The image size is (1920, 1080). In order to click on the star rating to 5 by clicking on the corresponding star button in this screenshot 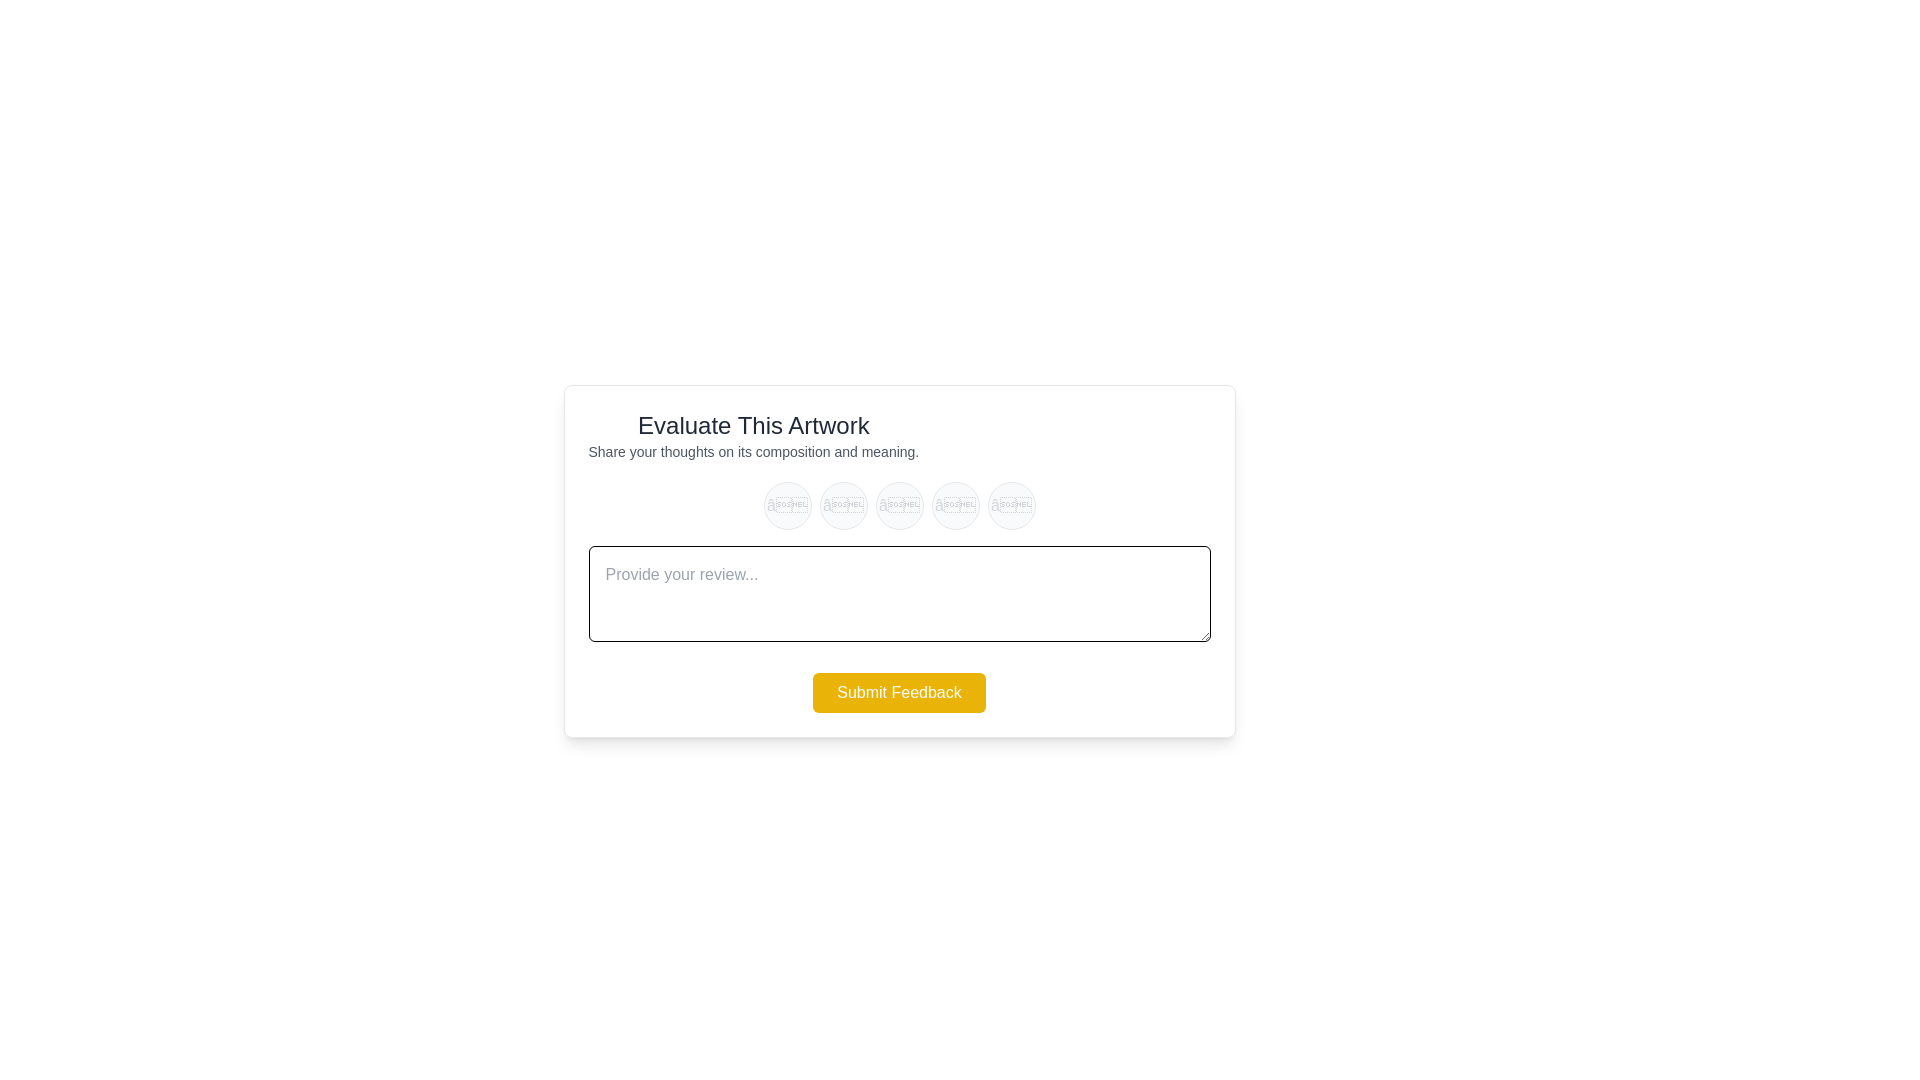, I will do `click(1011, 504)`.